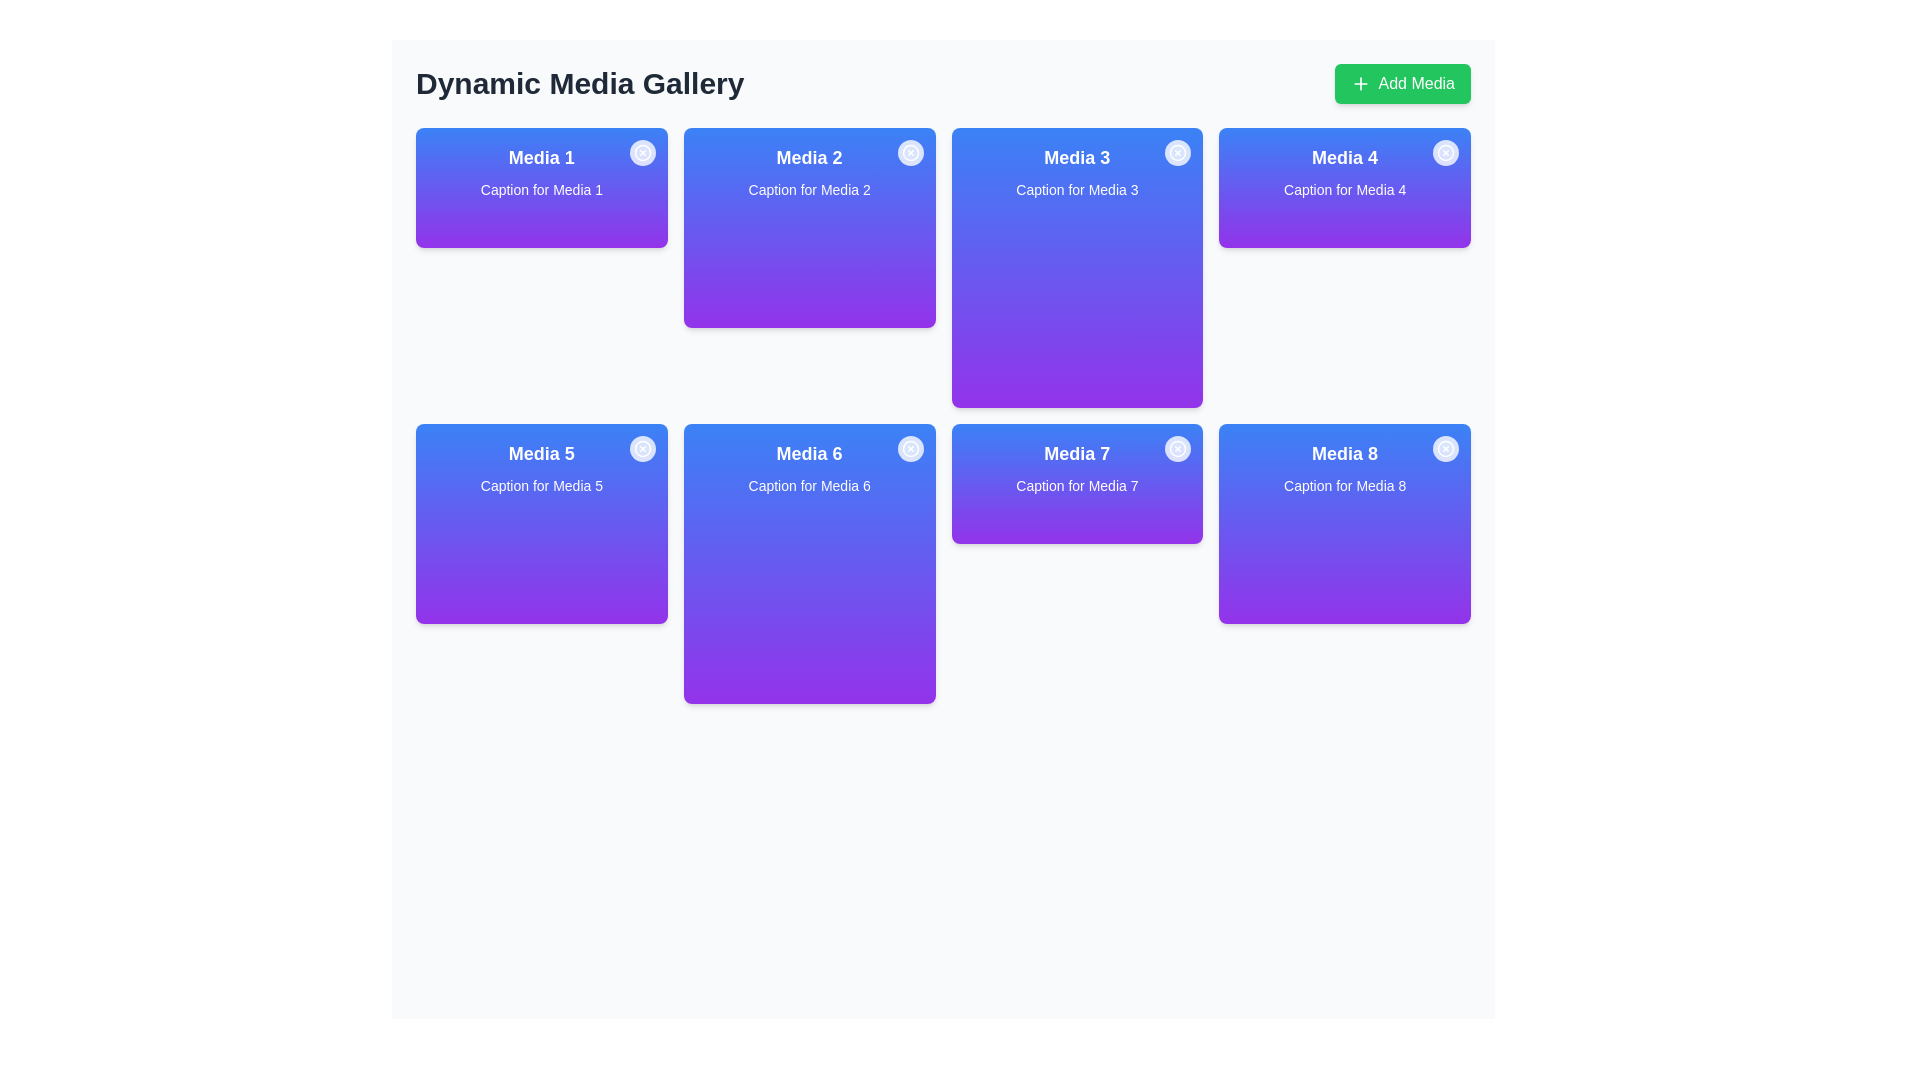 Image resolution: width=1920 pixels, height=1080 pixels. Describe the element at coordinates (909, 447) in the screenshot. I see `the circular SVG element that serves as the background for the smaller cross icon within the 'Media 6' card` at that location.